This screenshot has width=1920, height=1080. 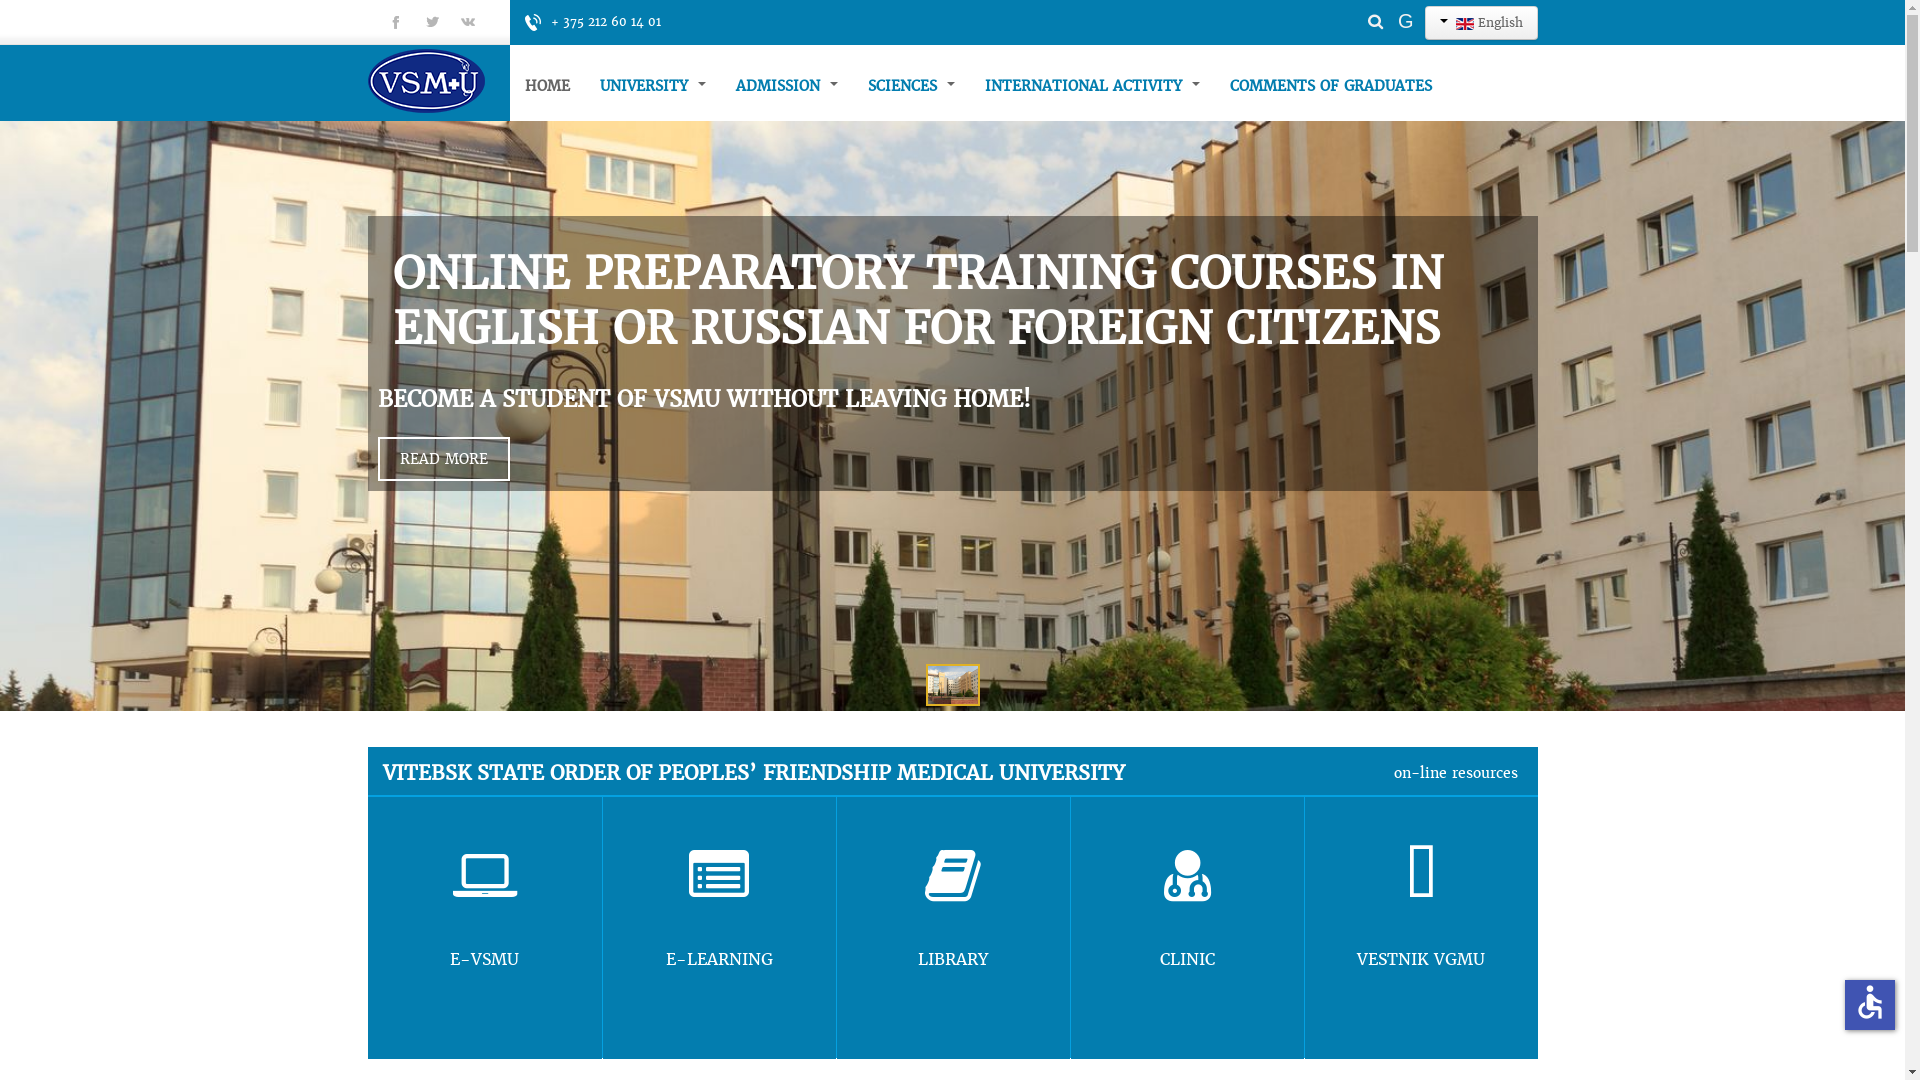 I want to click on 'E-VSMU', so click(x=484, y=927).